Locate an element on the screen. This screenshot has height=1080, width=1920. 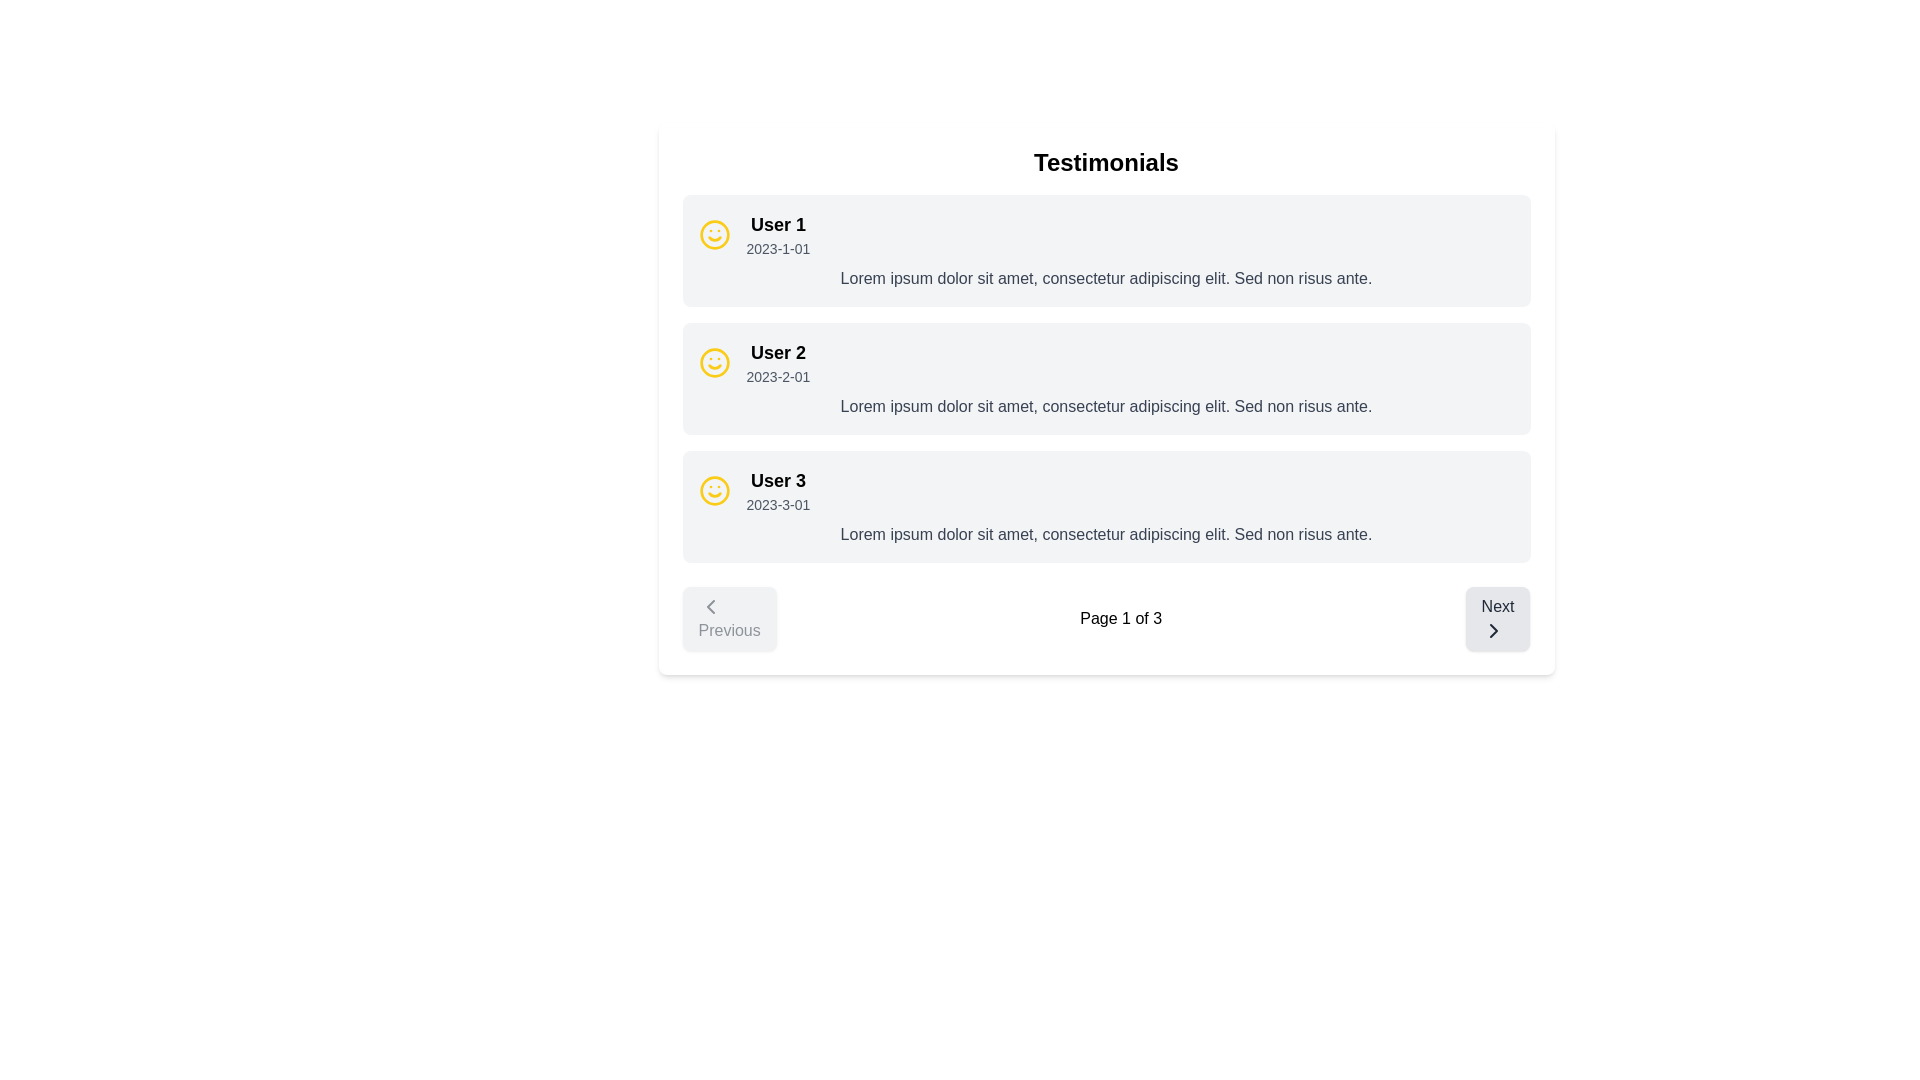
the right-facing chevron icon inside the 'Next' button located at the bottom-right corner of the interface is located at coordinates (1493, 631).